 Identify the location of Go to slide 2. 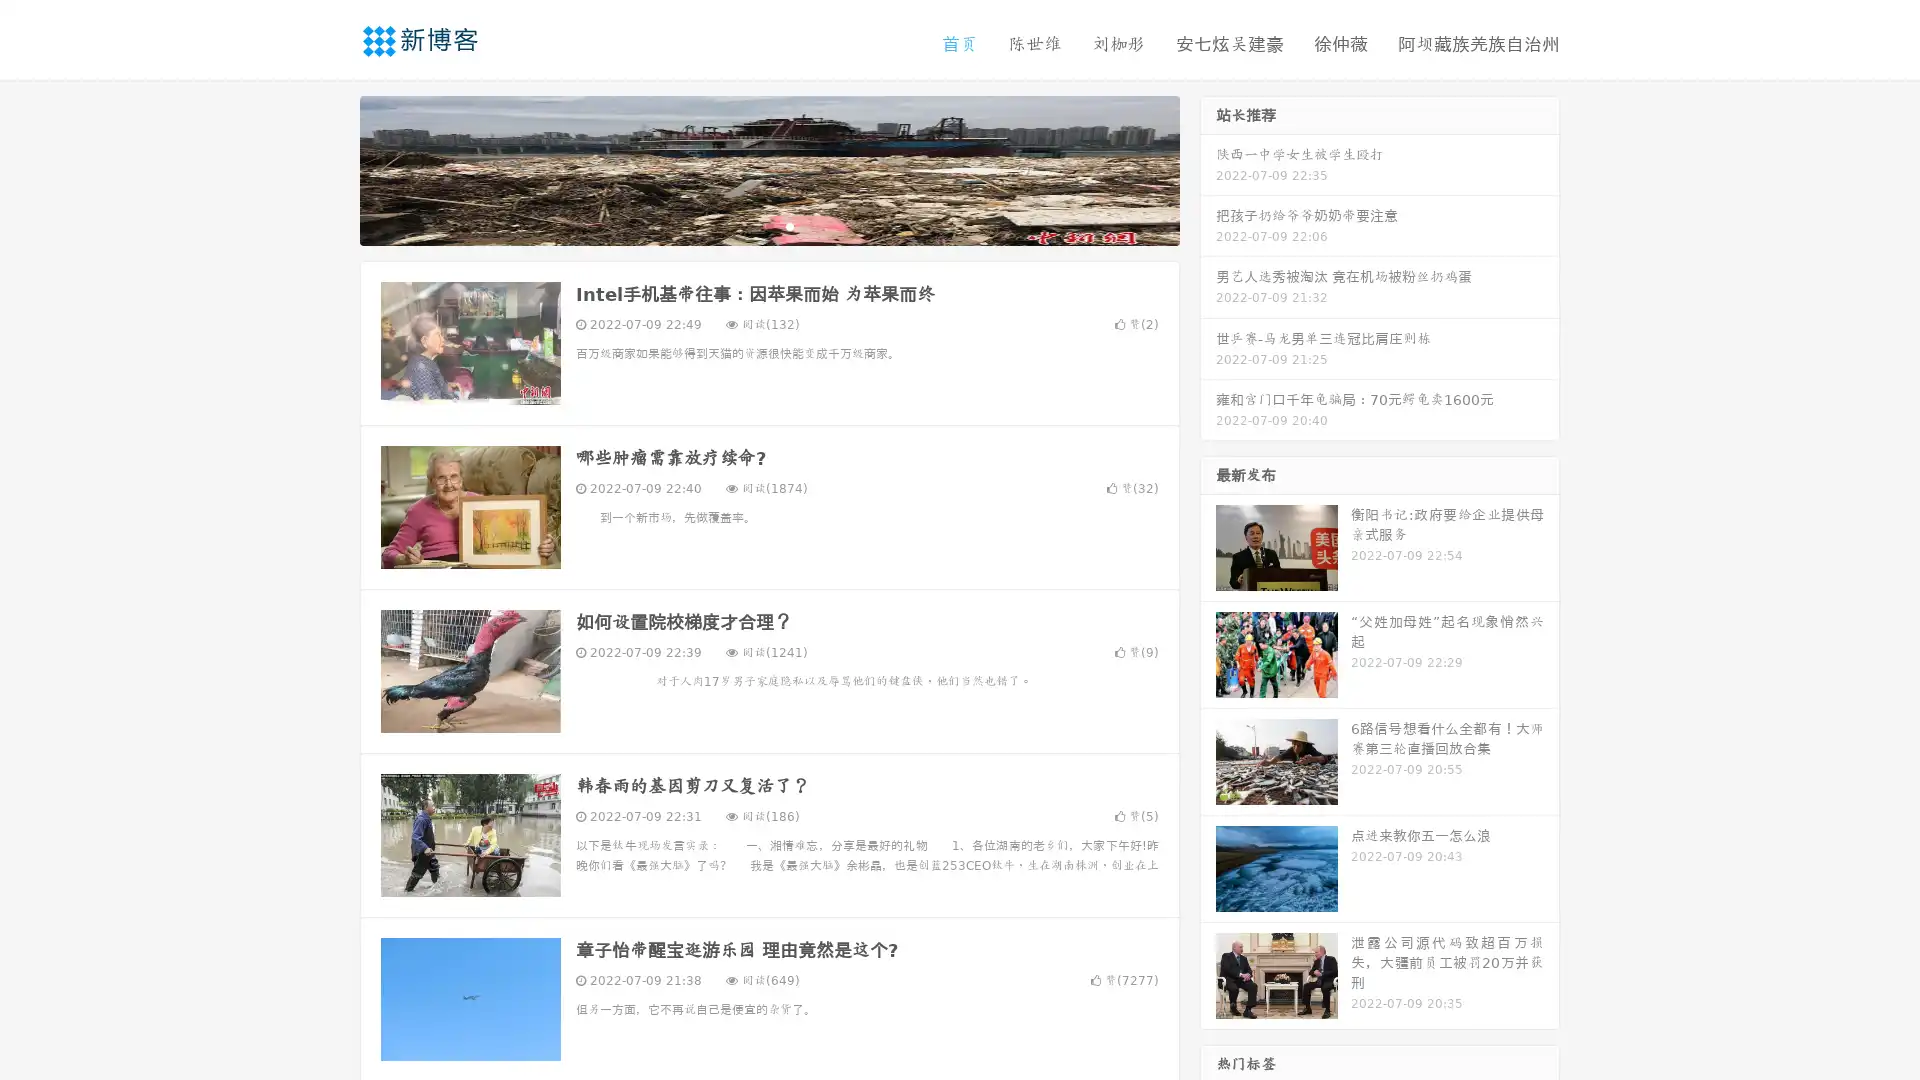
(768, 225).